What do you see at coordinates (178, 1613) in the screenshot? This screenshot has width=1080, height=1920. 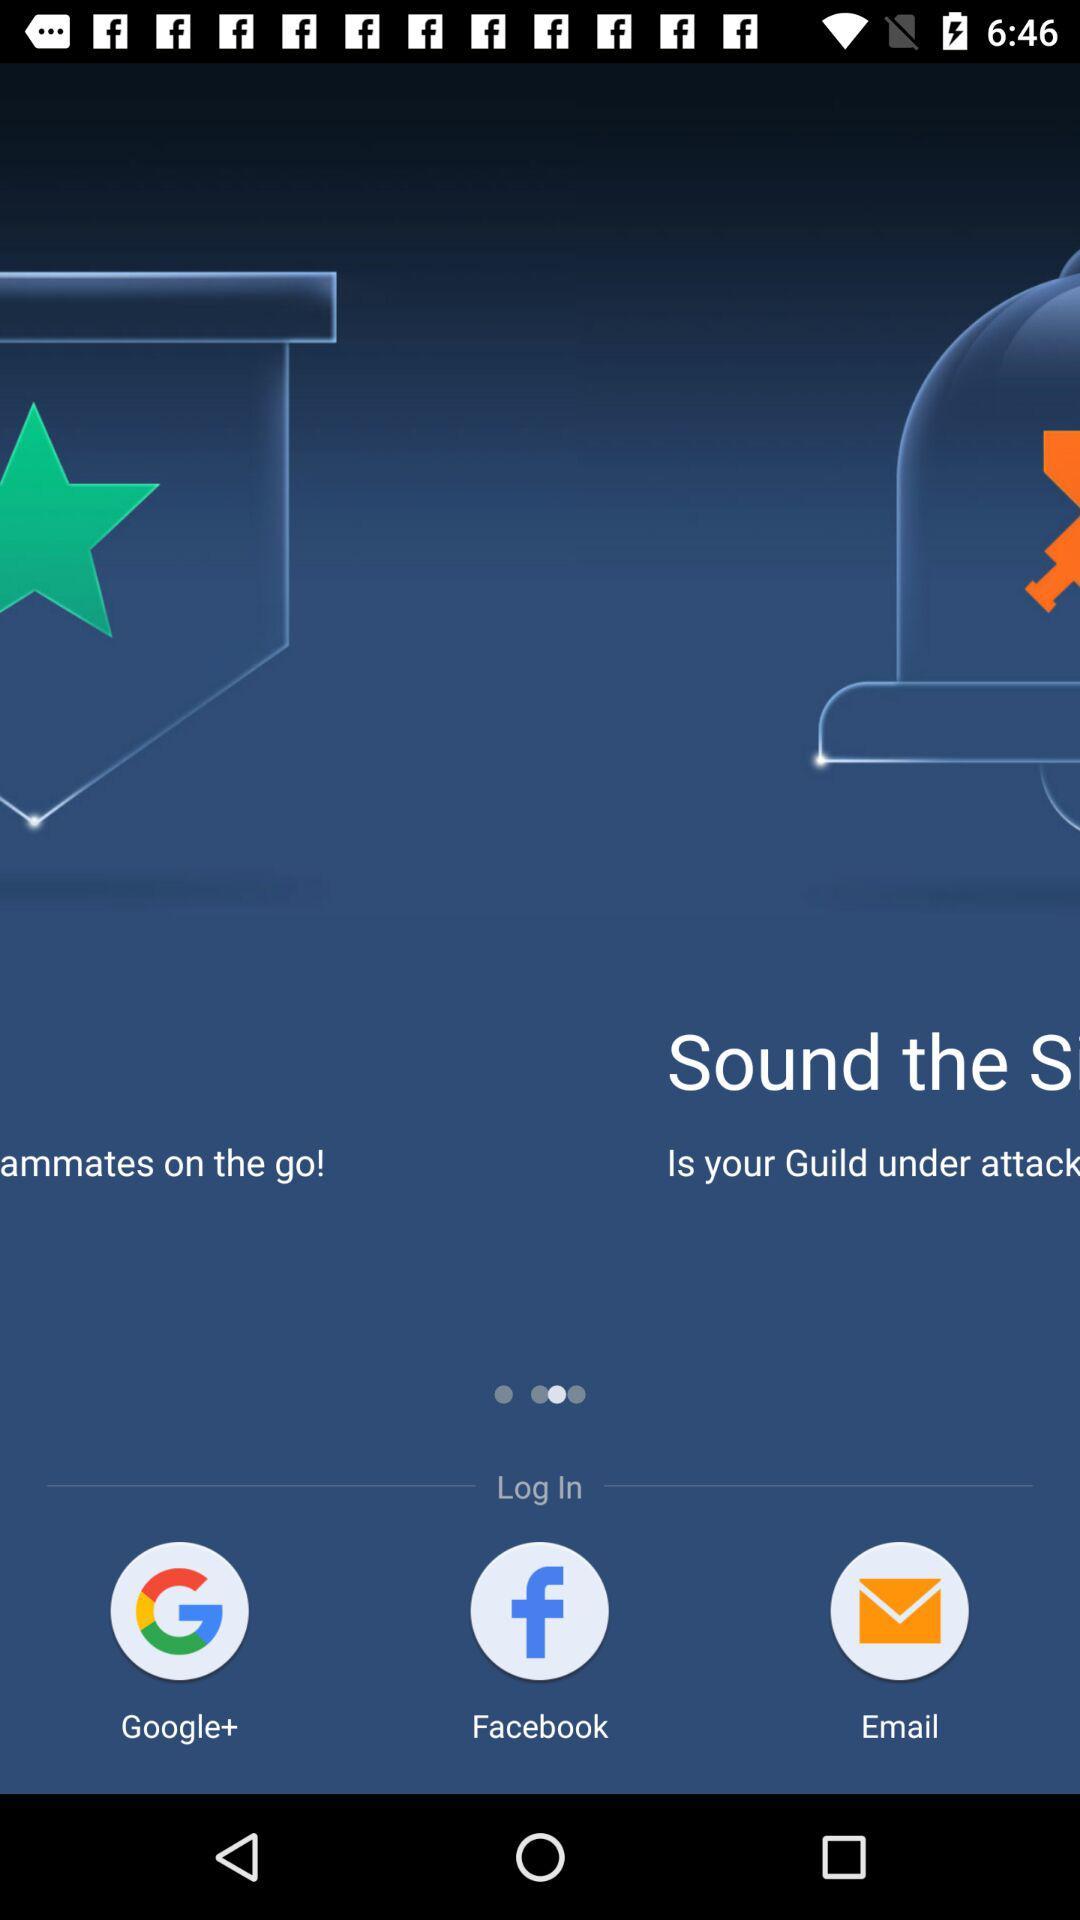 I see `open google` at bounding box center [178, 1613].